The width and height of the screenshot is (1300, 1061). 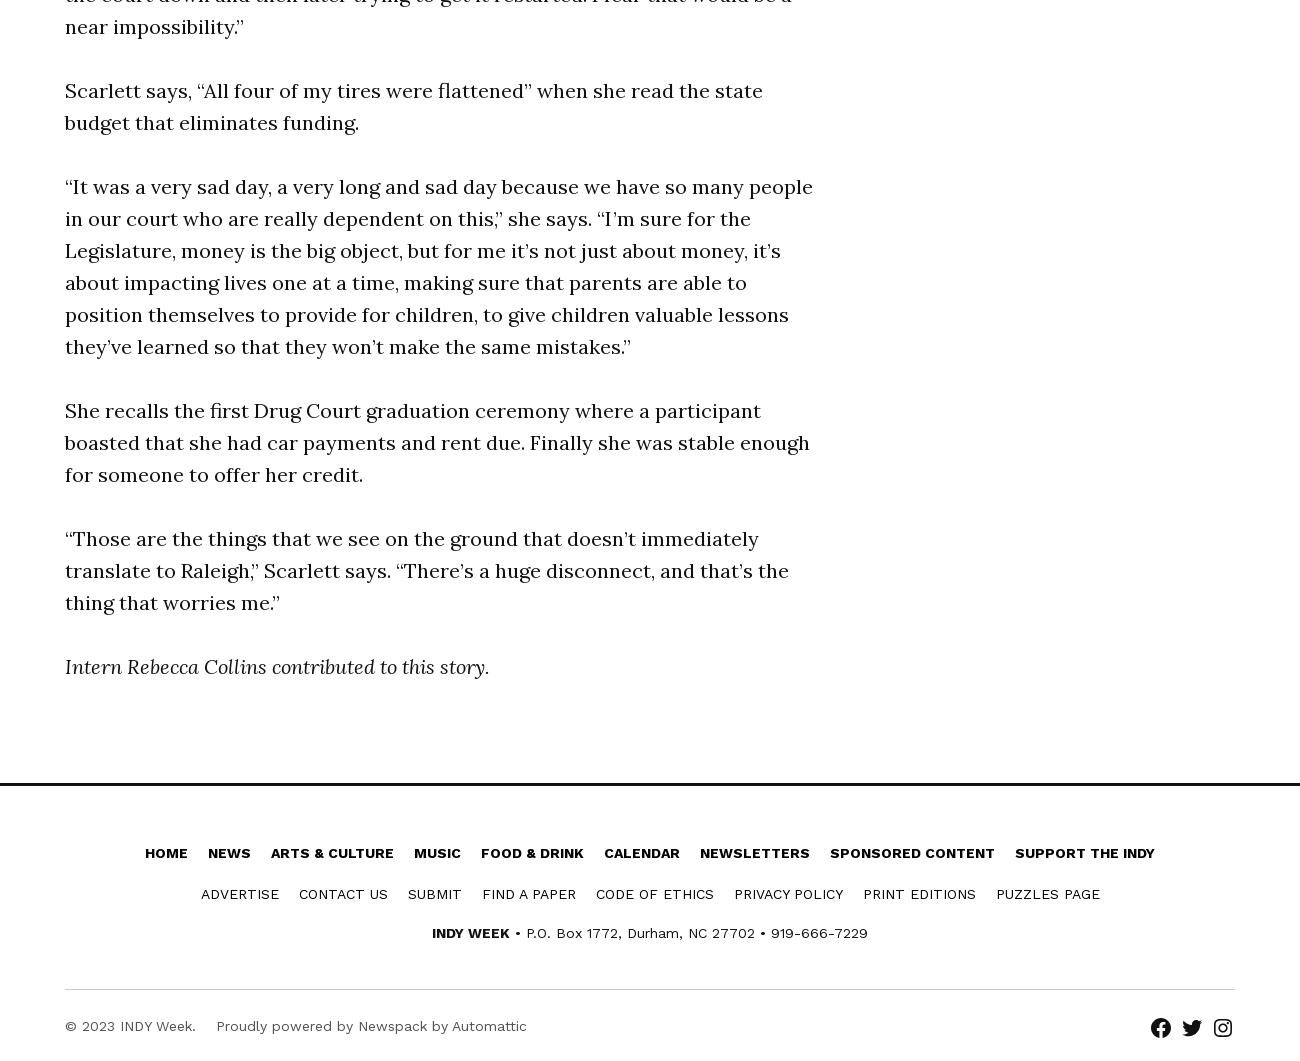 What do you see at coordinates (370, 1024) in the screenshot?
I see `'Proudly powered by Newspack by Automattic'` at bounding box center [370, 1024].